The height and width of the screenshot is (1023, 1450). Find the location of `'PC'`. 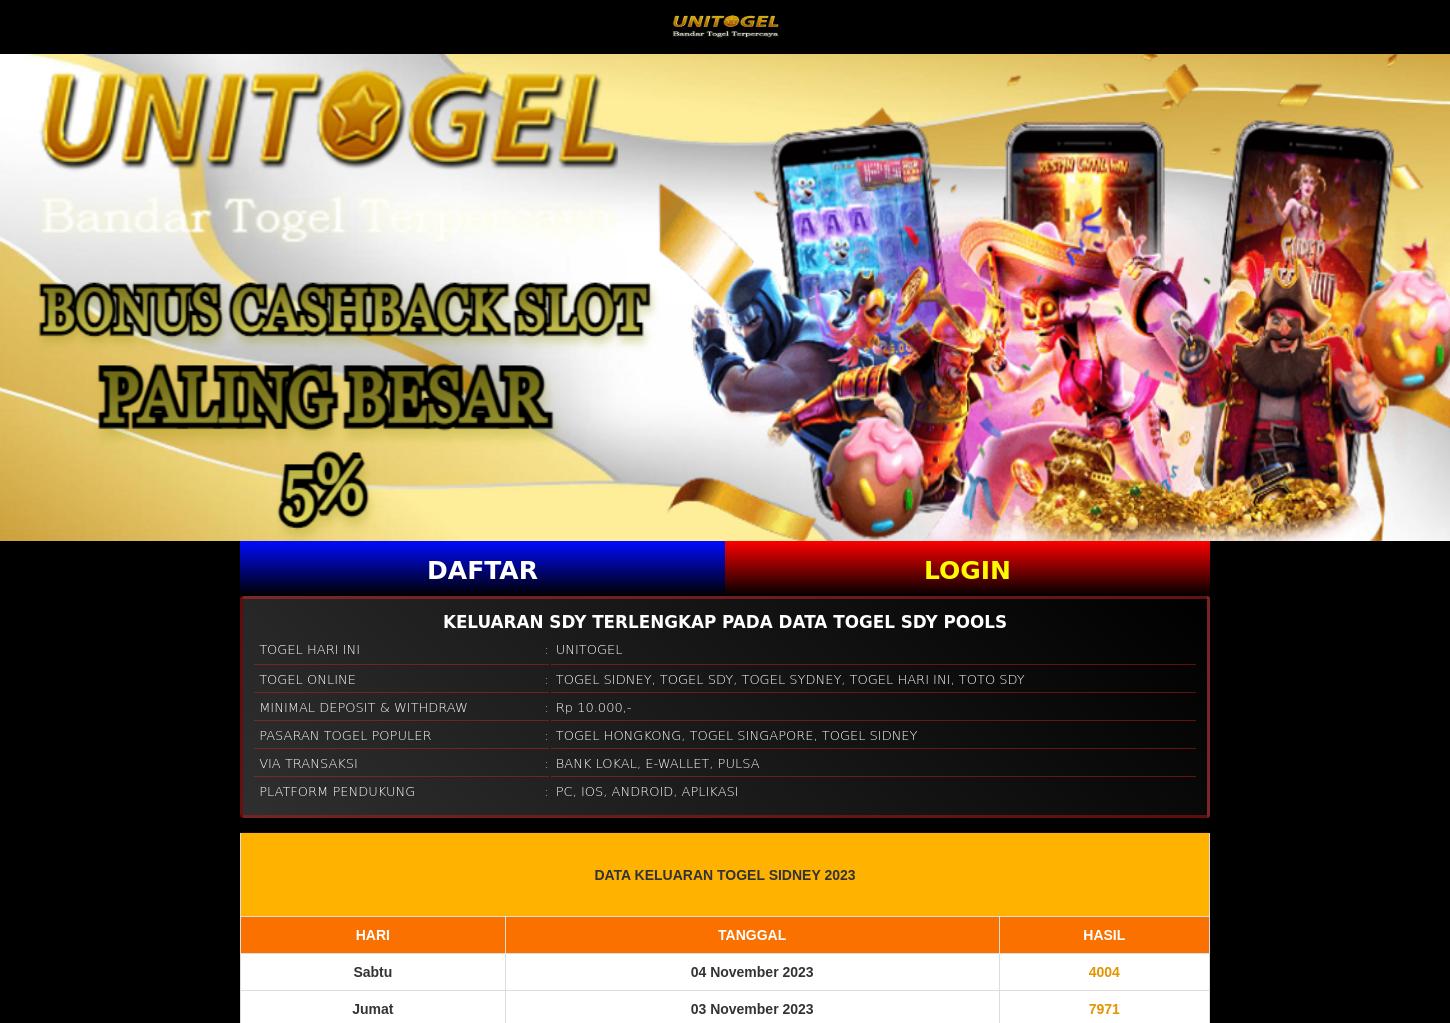

'PC' is located at coordinates (563, 790).